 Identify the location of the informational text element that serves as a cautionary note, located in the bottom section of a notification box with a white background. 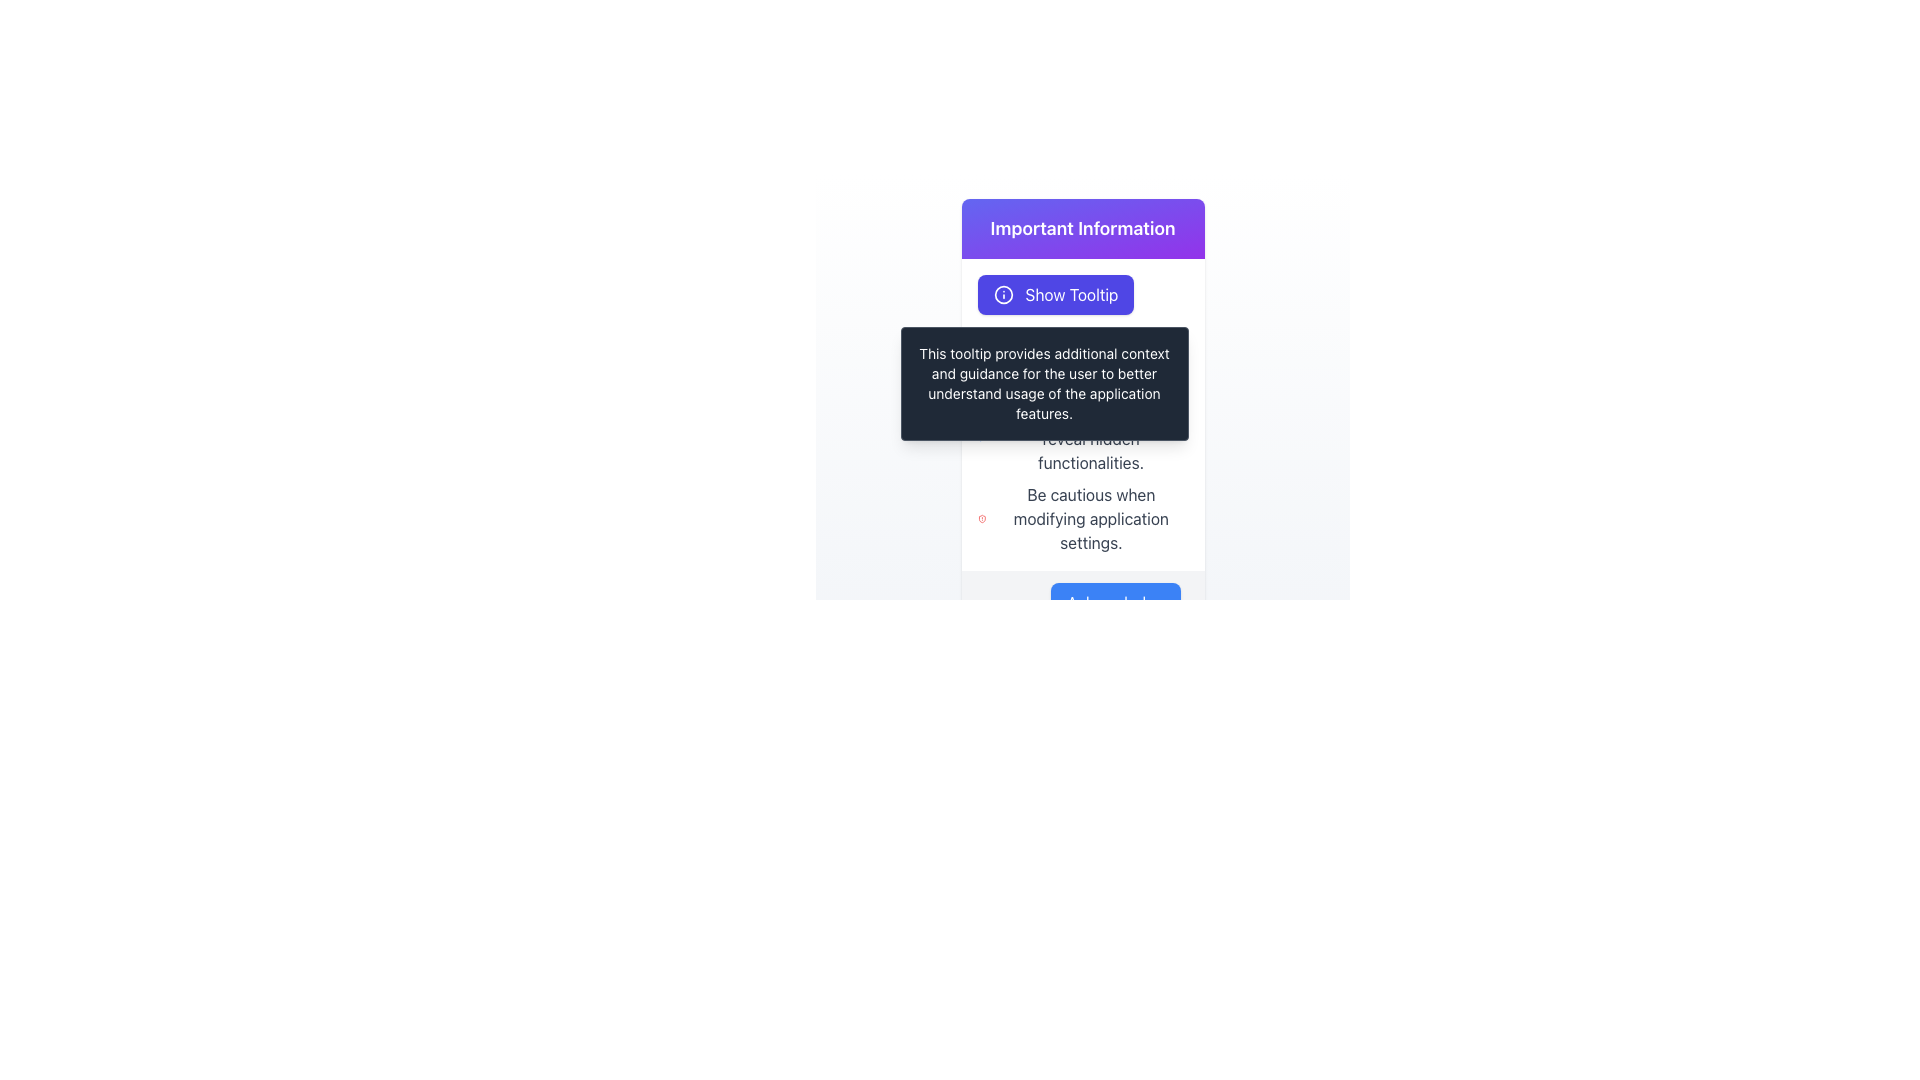
(1082, 518).